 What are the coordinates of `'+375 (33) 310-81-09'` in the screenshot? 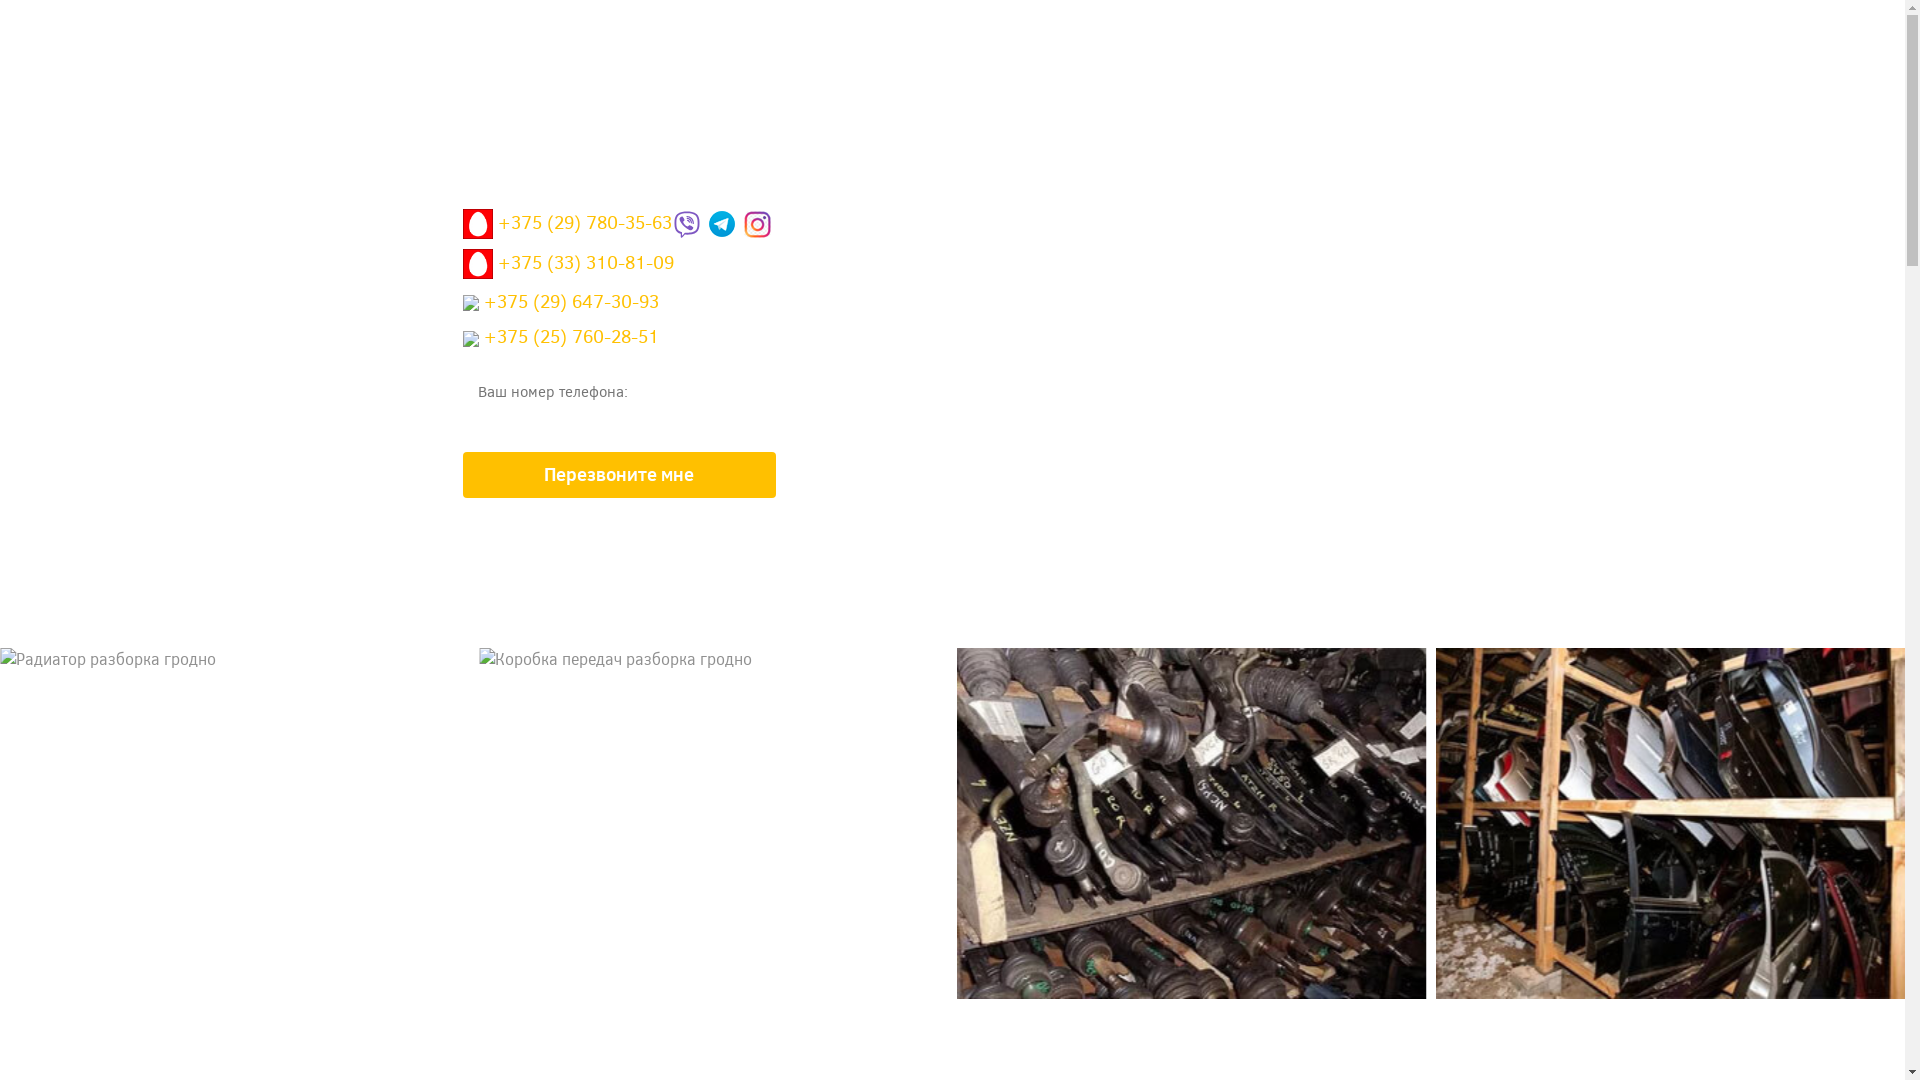 It's located at (566, 268).